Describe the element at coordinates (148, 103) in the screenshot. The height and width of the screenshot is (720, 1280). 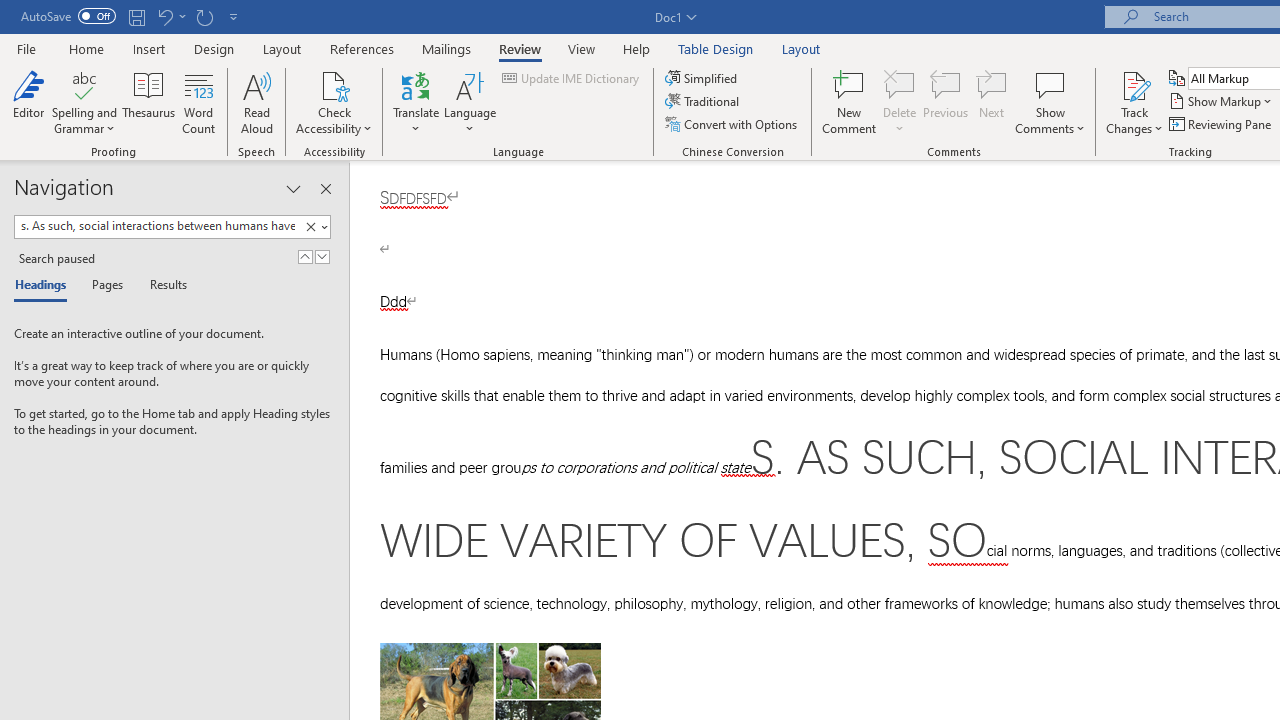
I see `'Thesaurus...'` at that location.